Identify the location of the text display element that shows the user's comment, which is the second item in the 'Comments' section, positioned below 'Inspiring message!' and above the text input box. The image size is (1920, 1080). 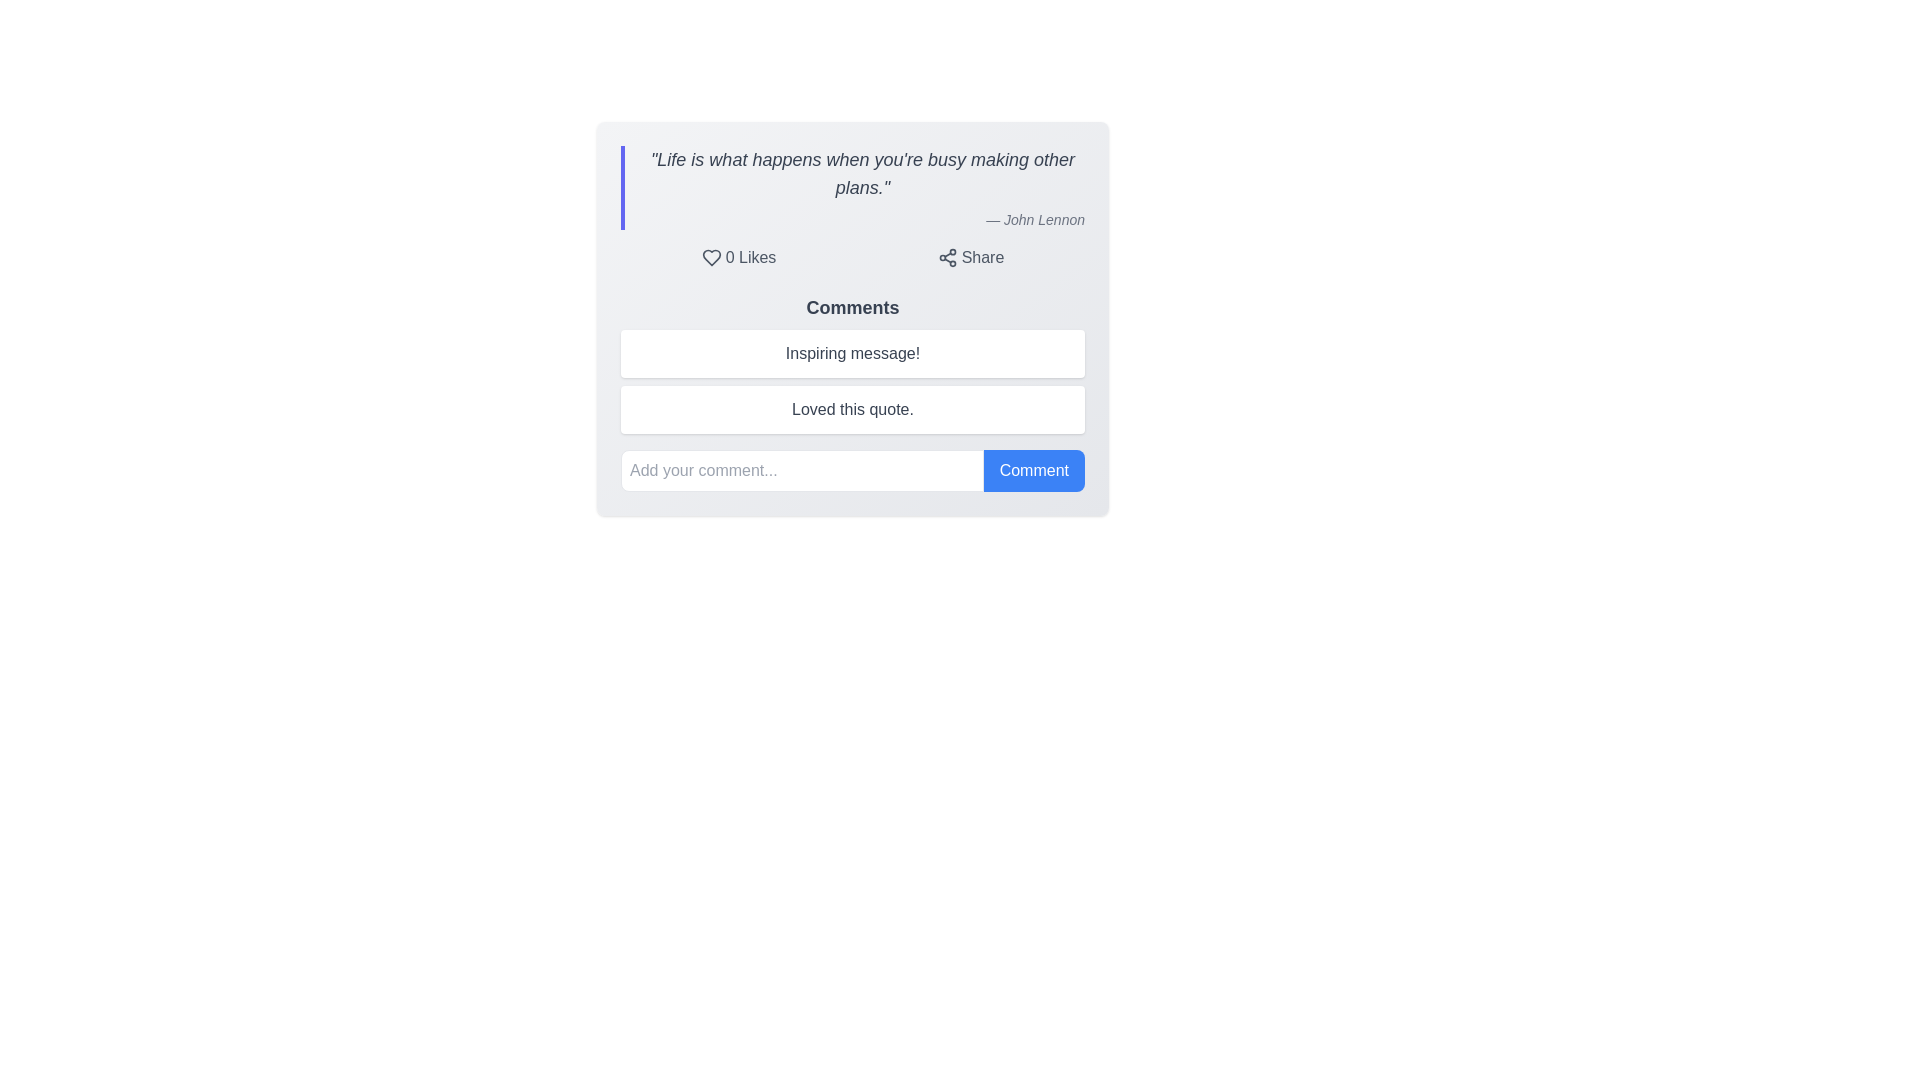
(853, 393).